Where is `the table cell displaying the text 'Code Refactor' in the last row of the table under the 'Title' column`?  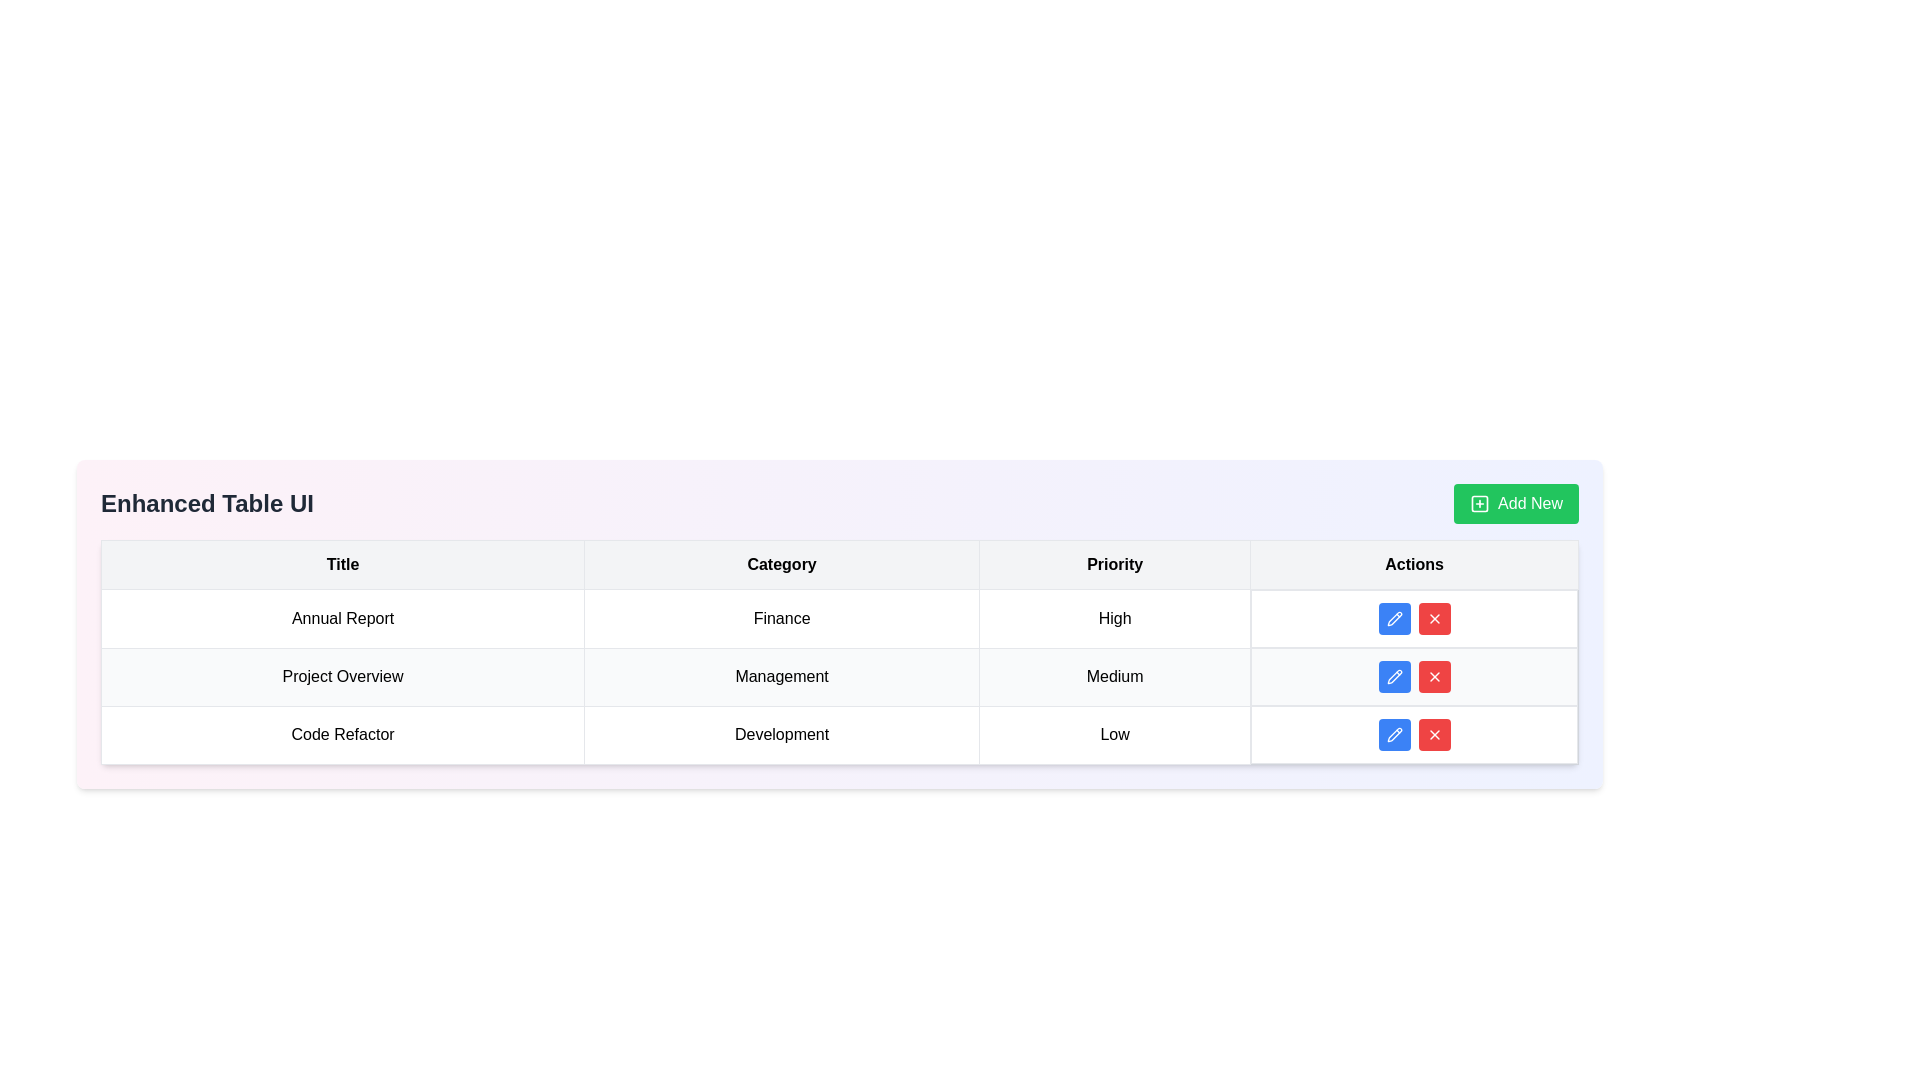
the table cell displaying the text 'Code Refactor' in the last row of the table under the 'Title' column is located at coordinates (343, 735).